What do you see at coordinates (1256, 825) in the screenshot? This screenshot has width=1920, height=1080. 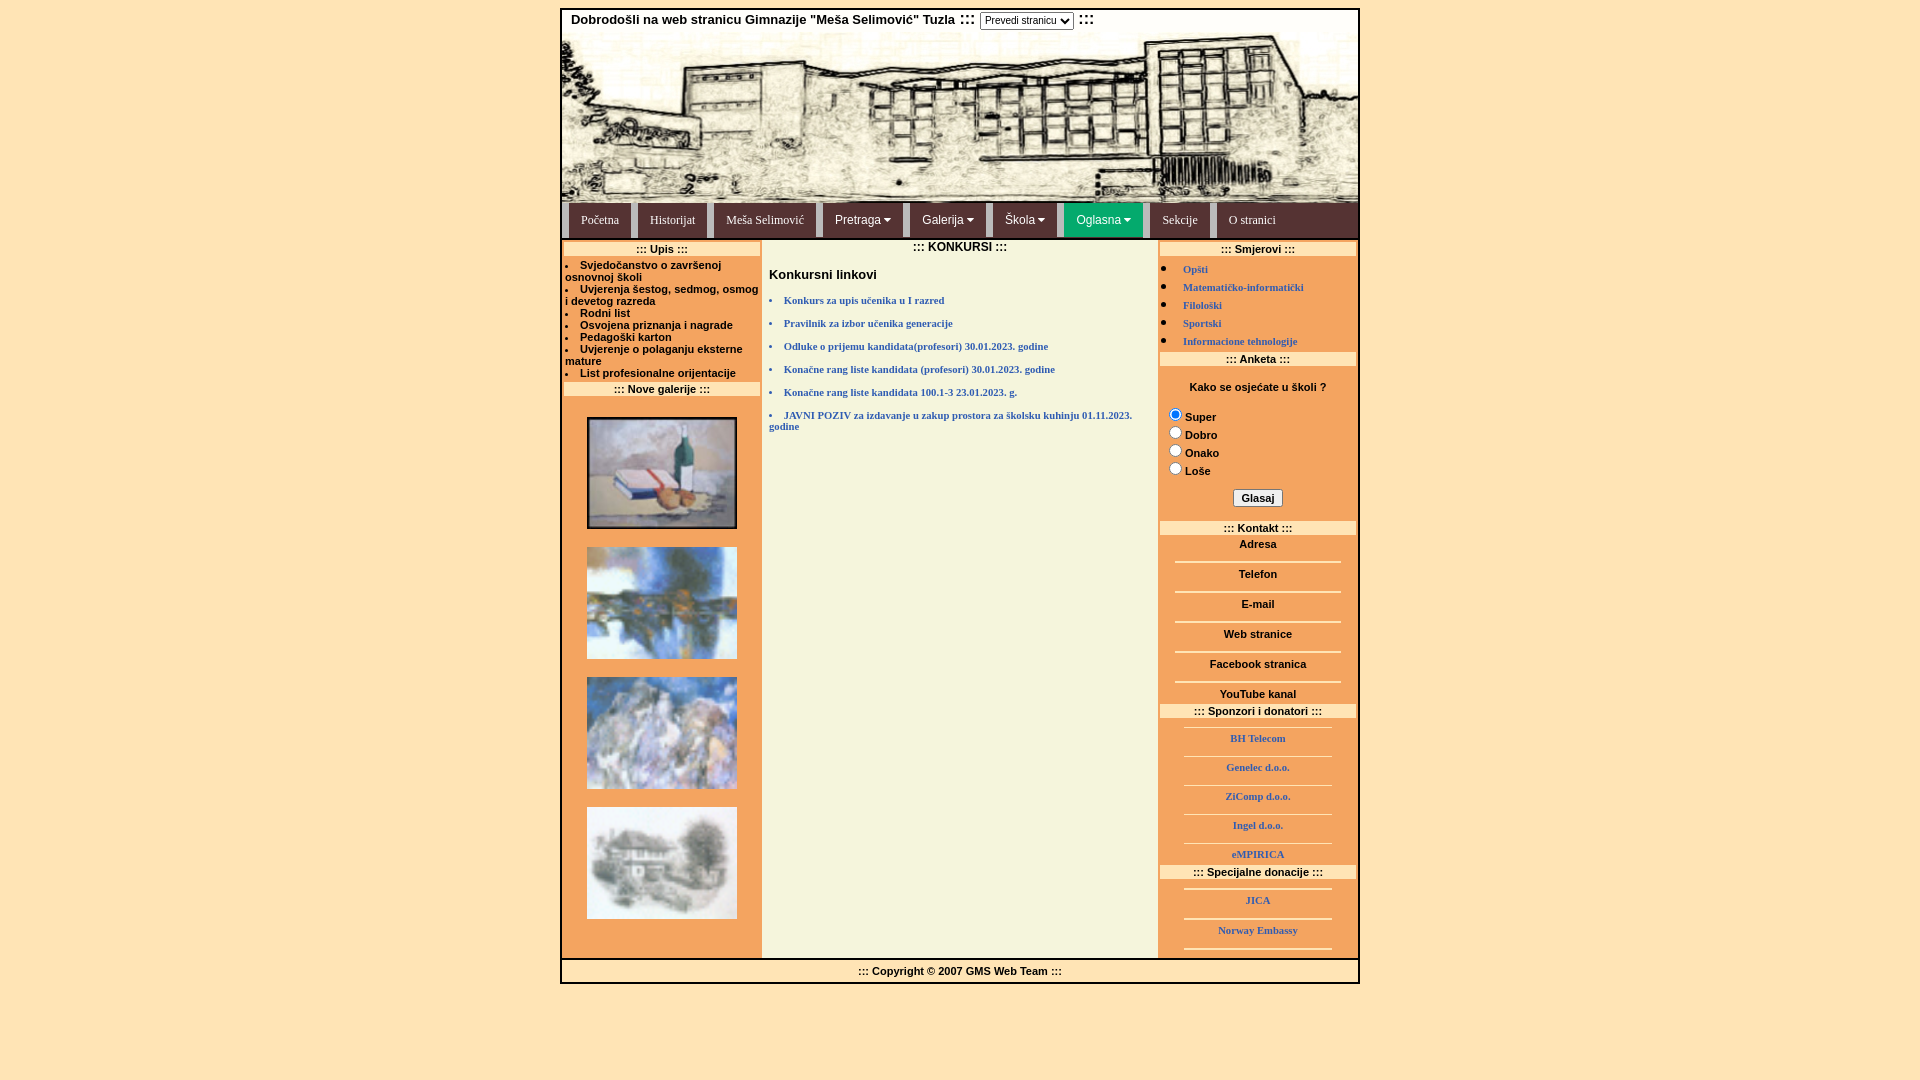 I see `'Ingel d.o.o.'` at bounding box center [1256, 825].